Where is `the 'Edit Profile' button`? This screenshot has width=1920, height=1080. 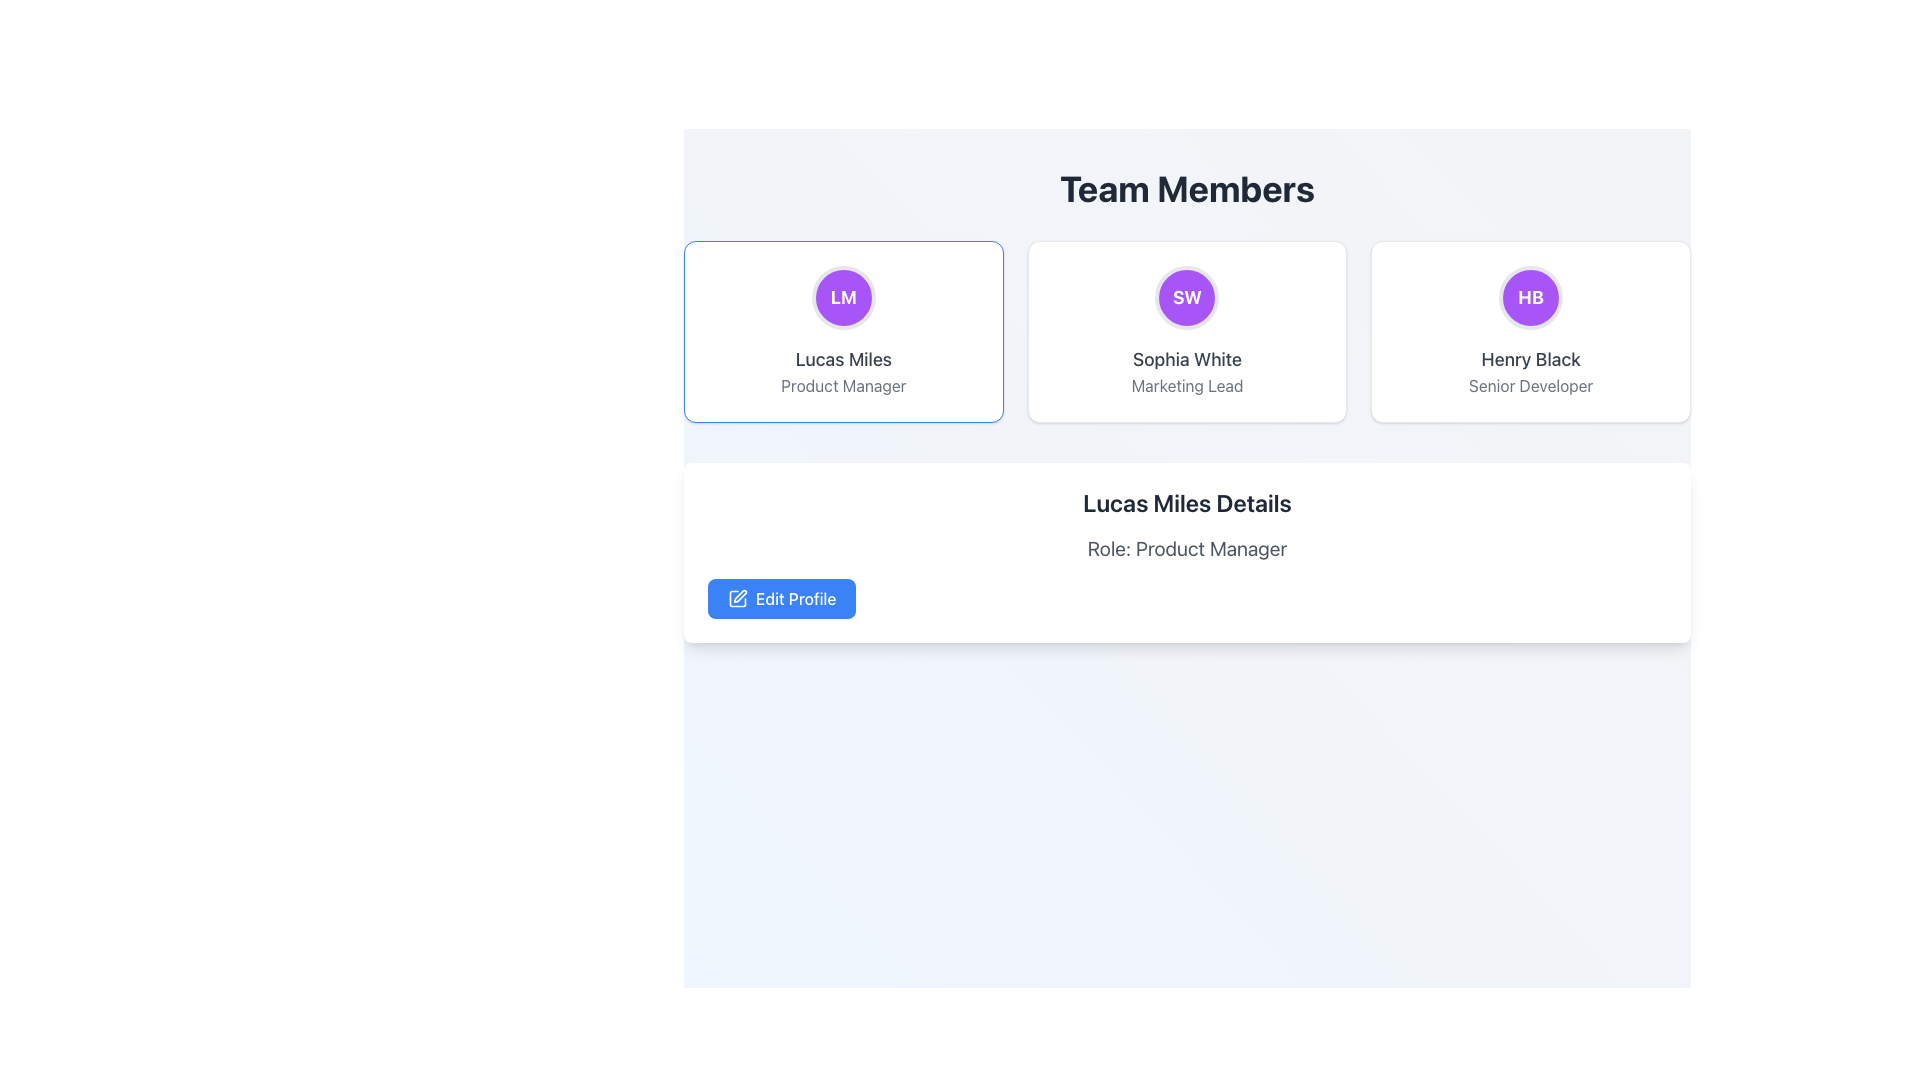 the 'Edit Profile' button is located at coordinates (781, 597).